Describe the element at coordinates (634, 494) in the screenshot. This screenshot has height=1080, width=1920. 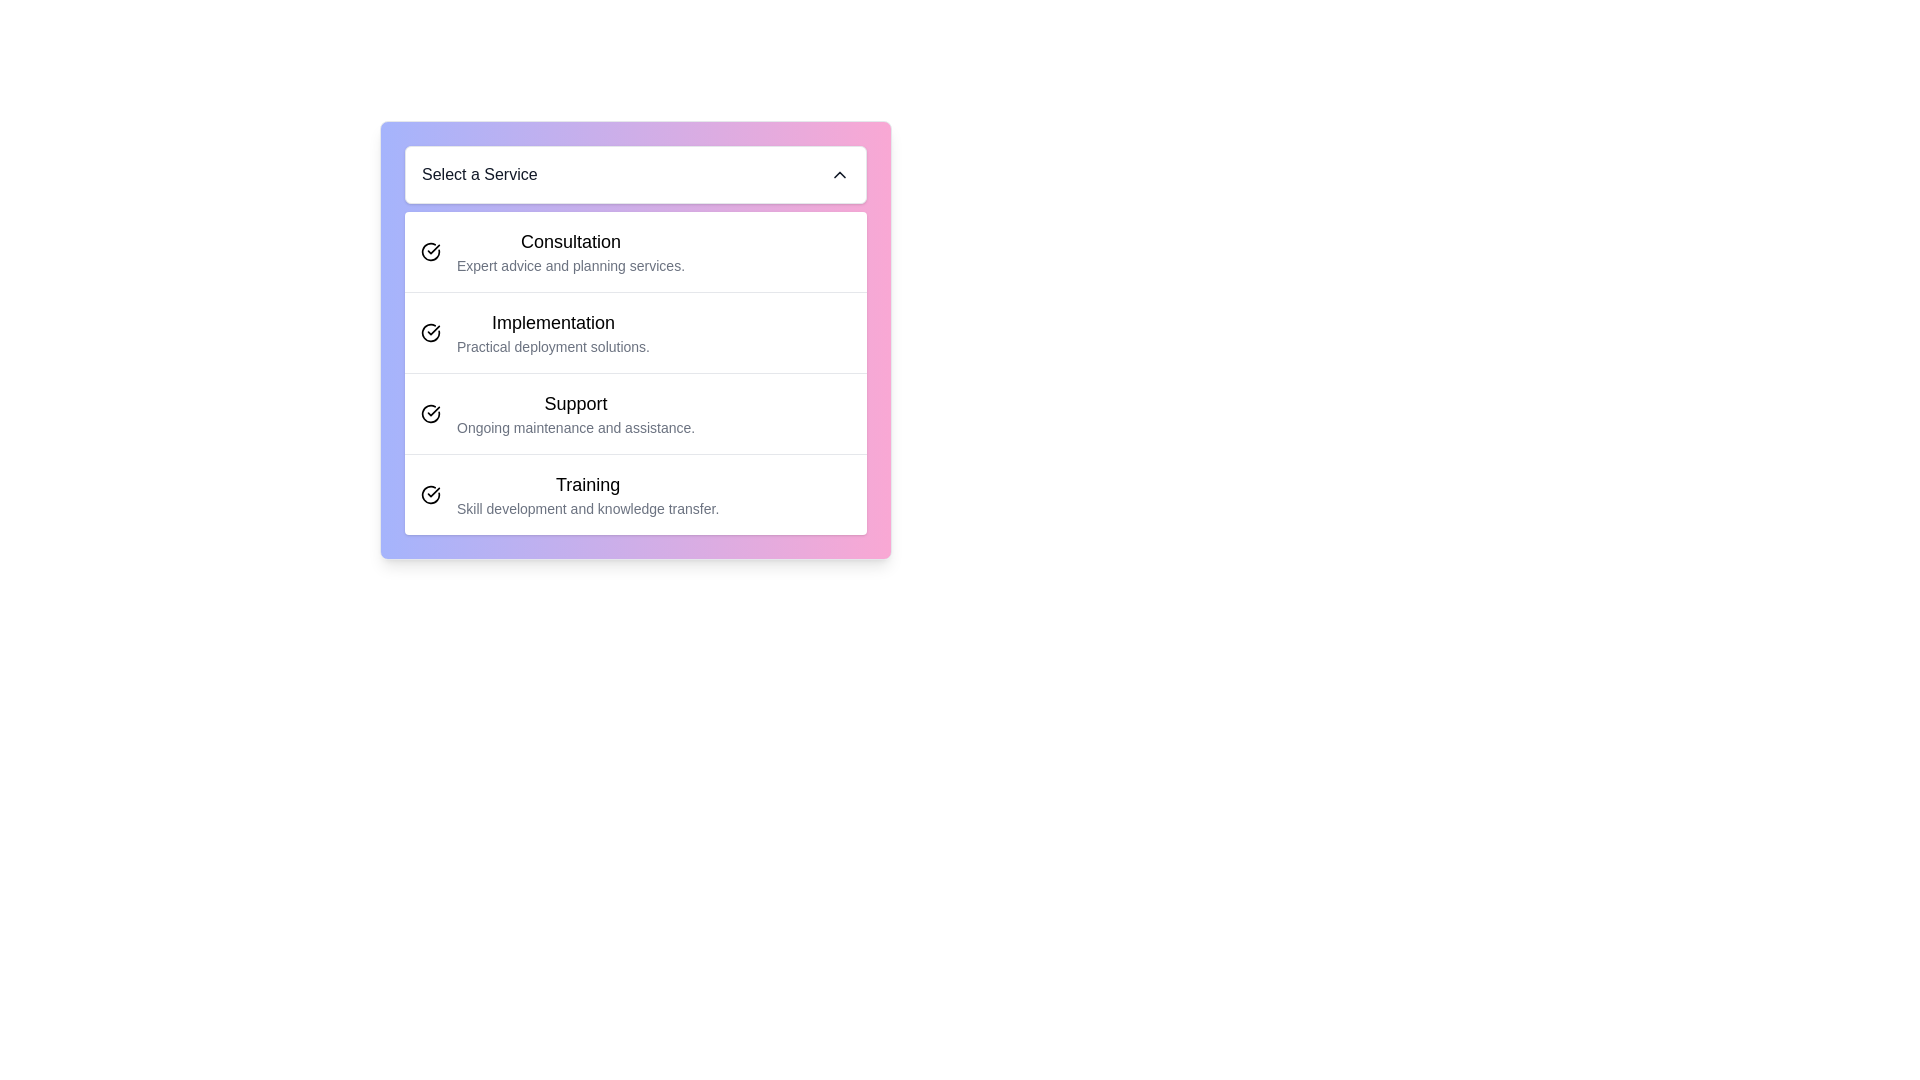
I see `the fourth selectable list item labeled 'Training'` at that location.